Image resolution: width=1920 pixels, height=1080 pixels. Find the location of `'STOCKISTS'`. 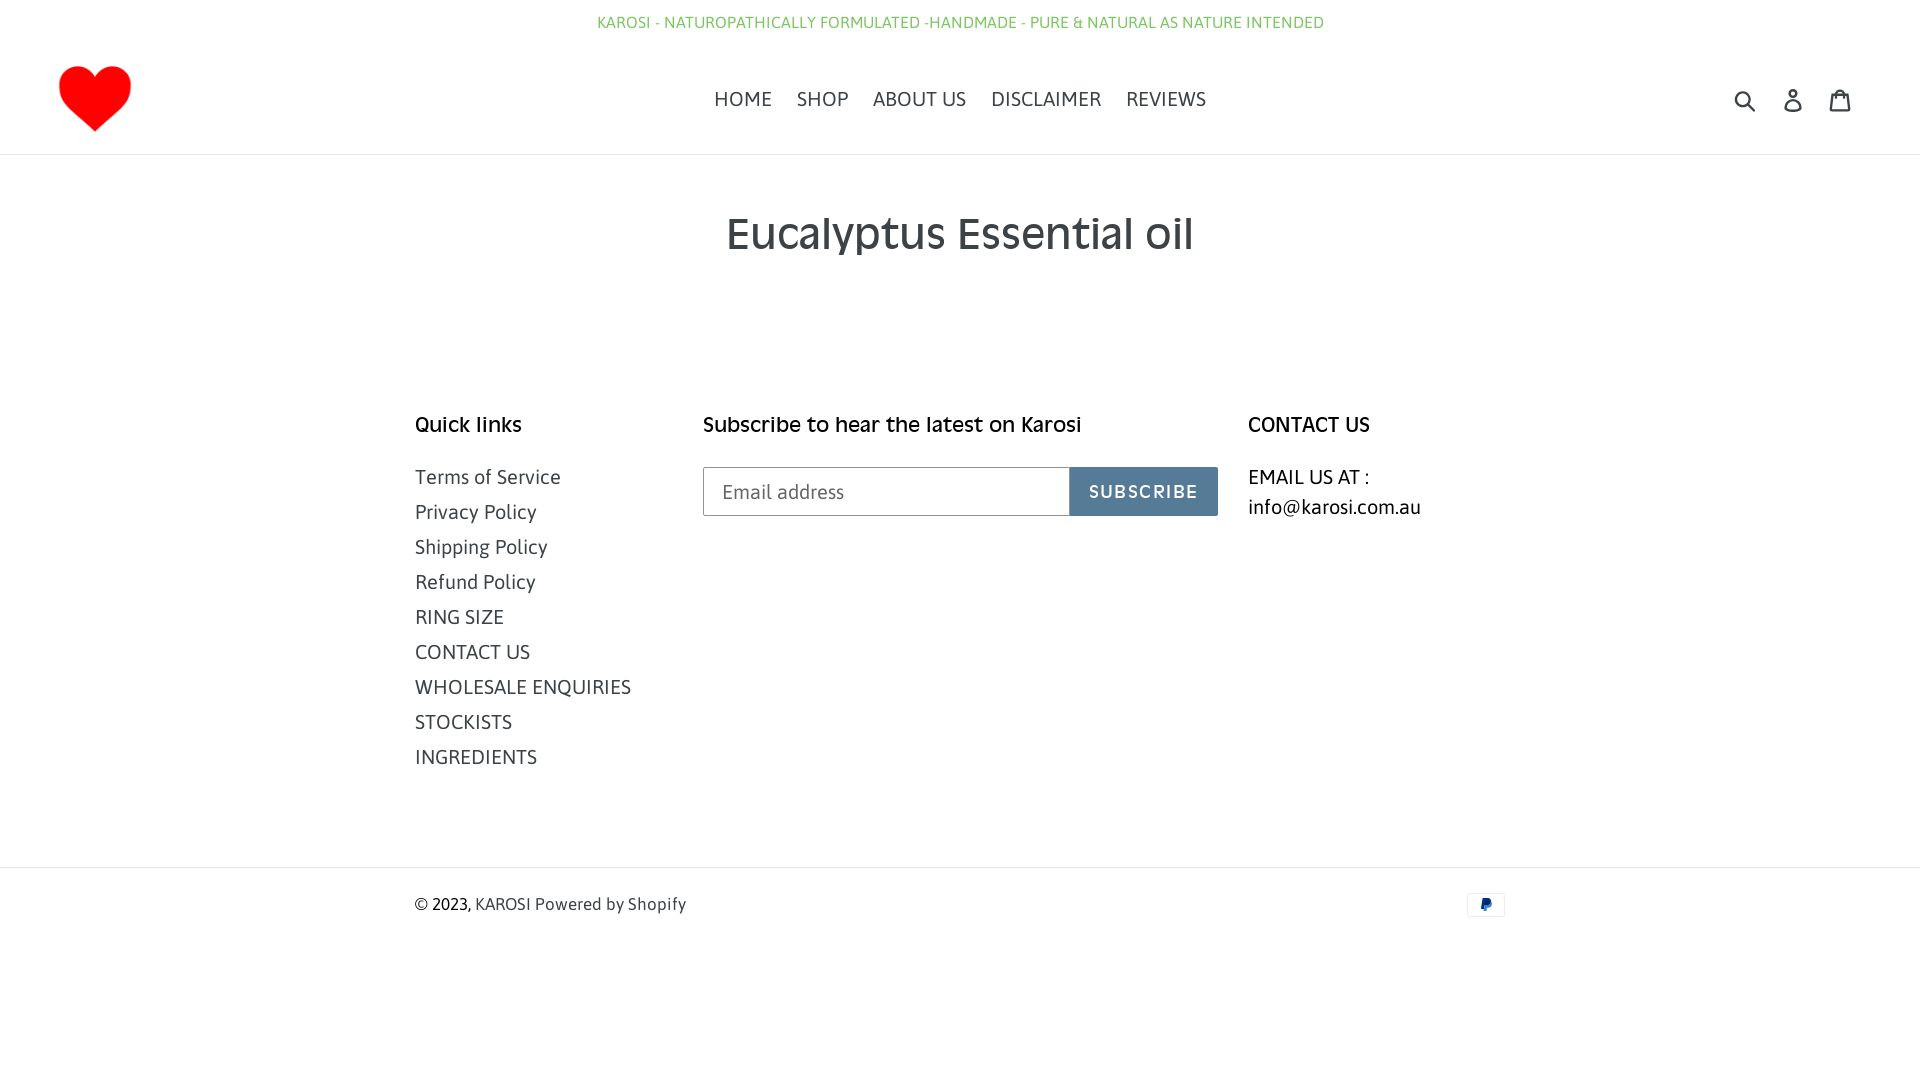

'STOCKISTS' is located at coordinates (462, 721).